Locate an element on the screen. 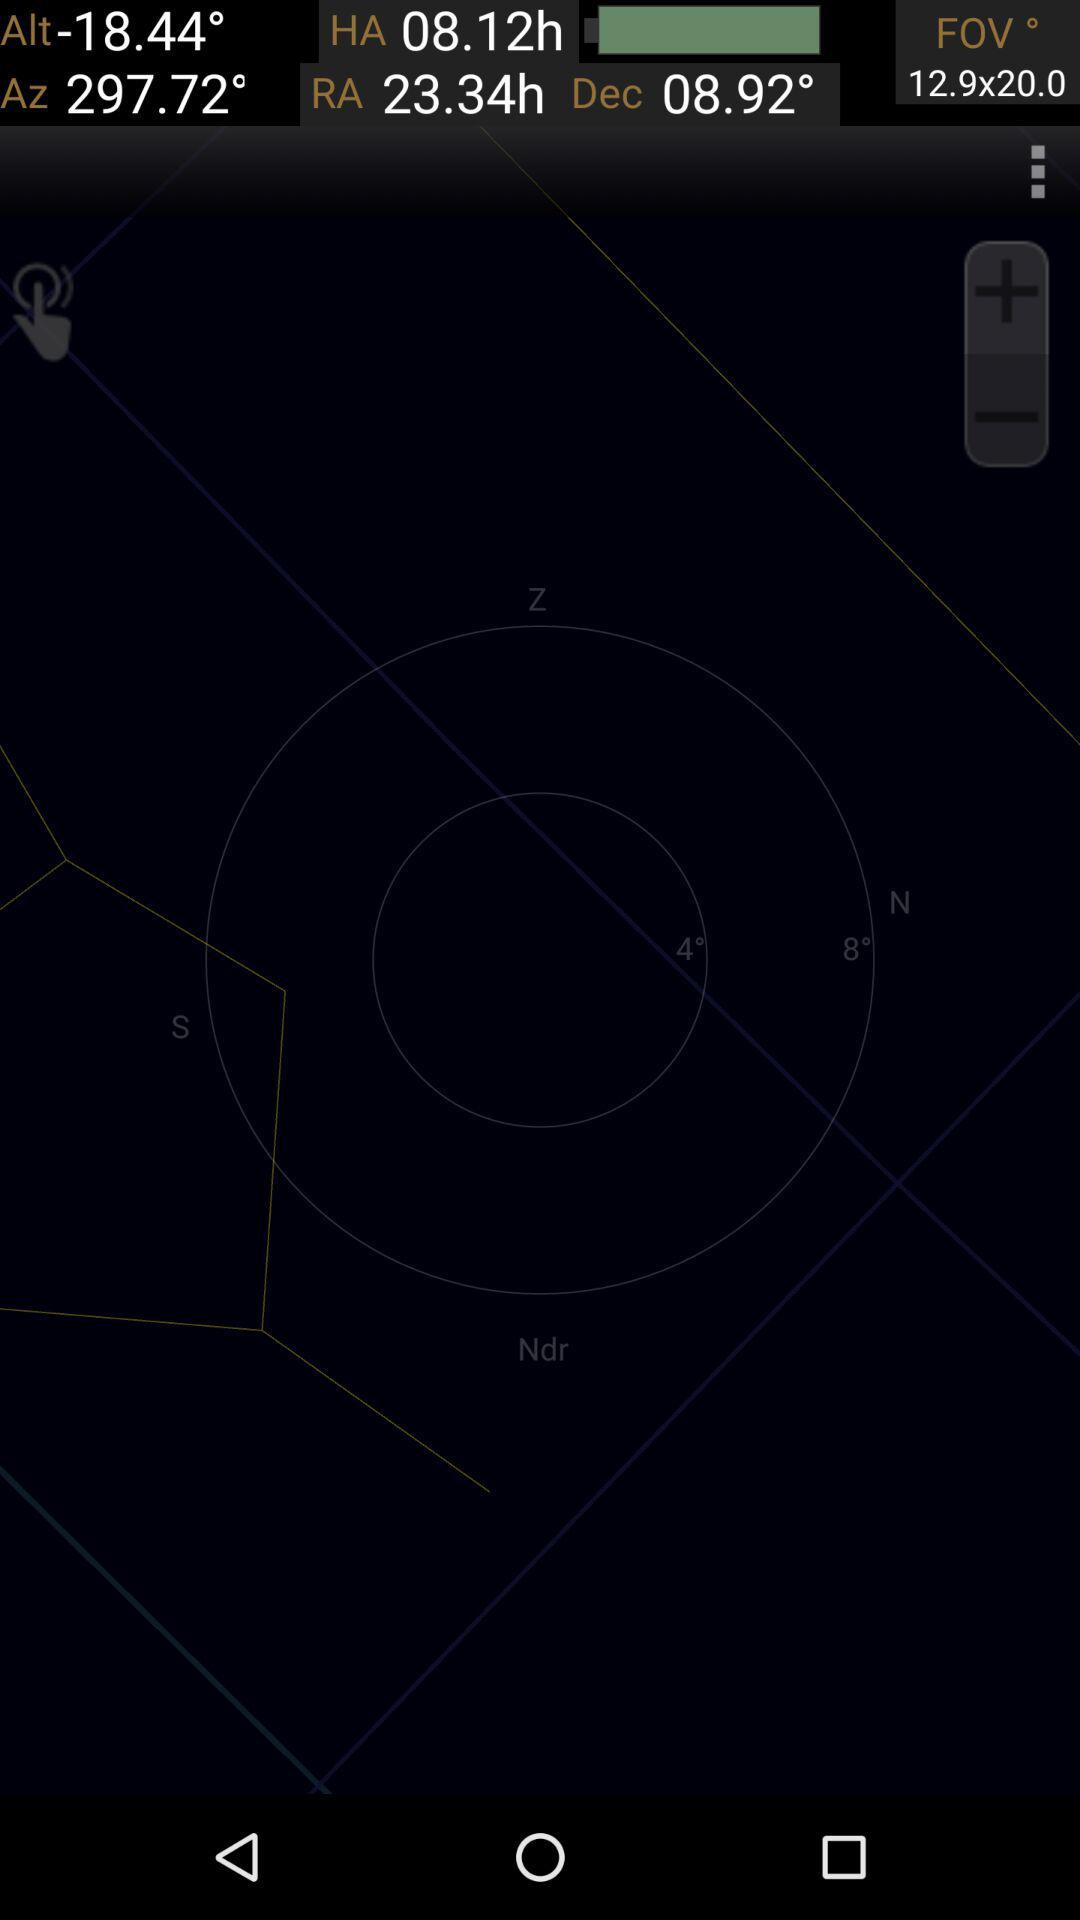 This screenshot has height=1920, width=1080. focus map is located at coordinates (1006, 290).